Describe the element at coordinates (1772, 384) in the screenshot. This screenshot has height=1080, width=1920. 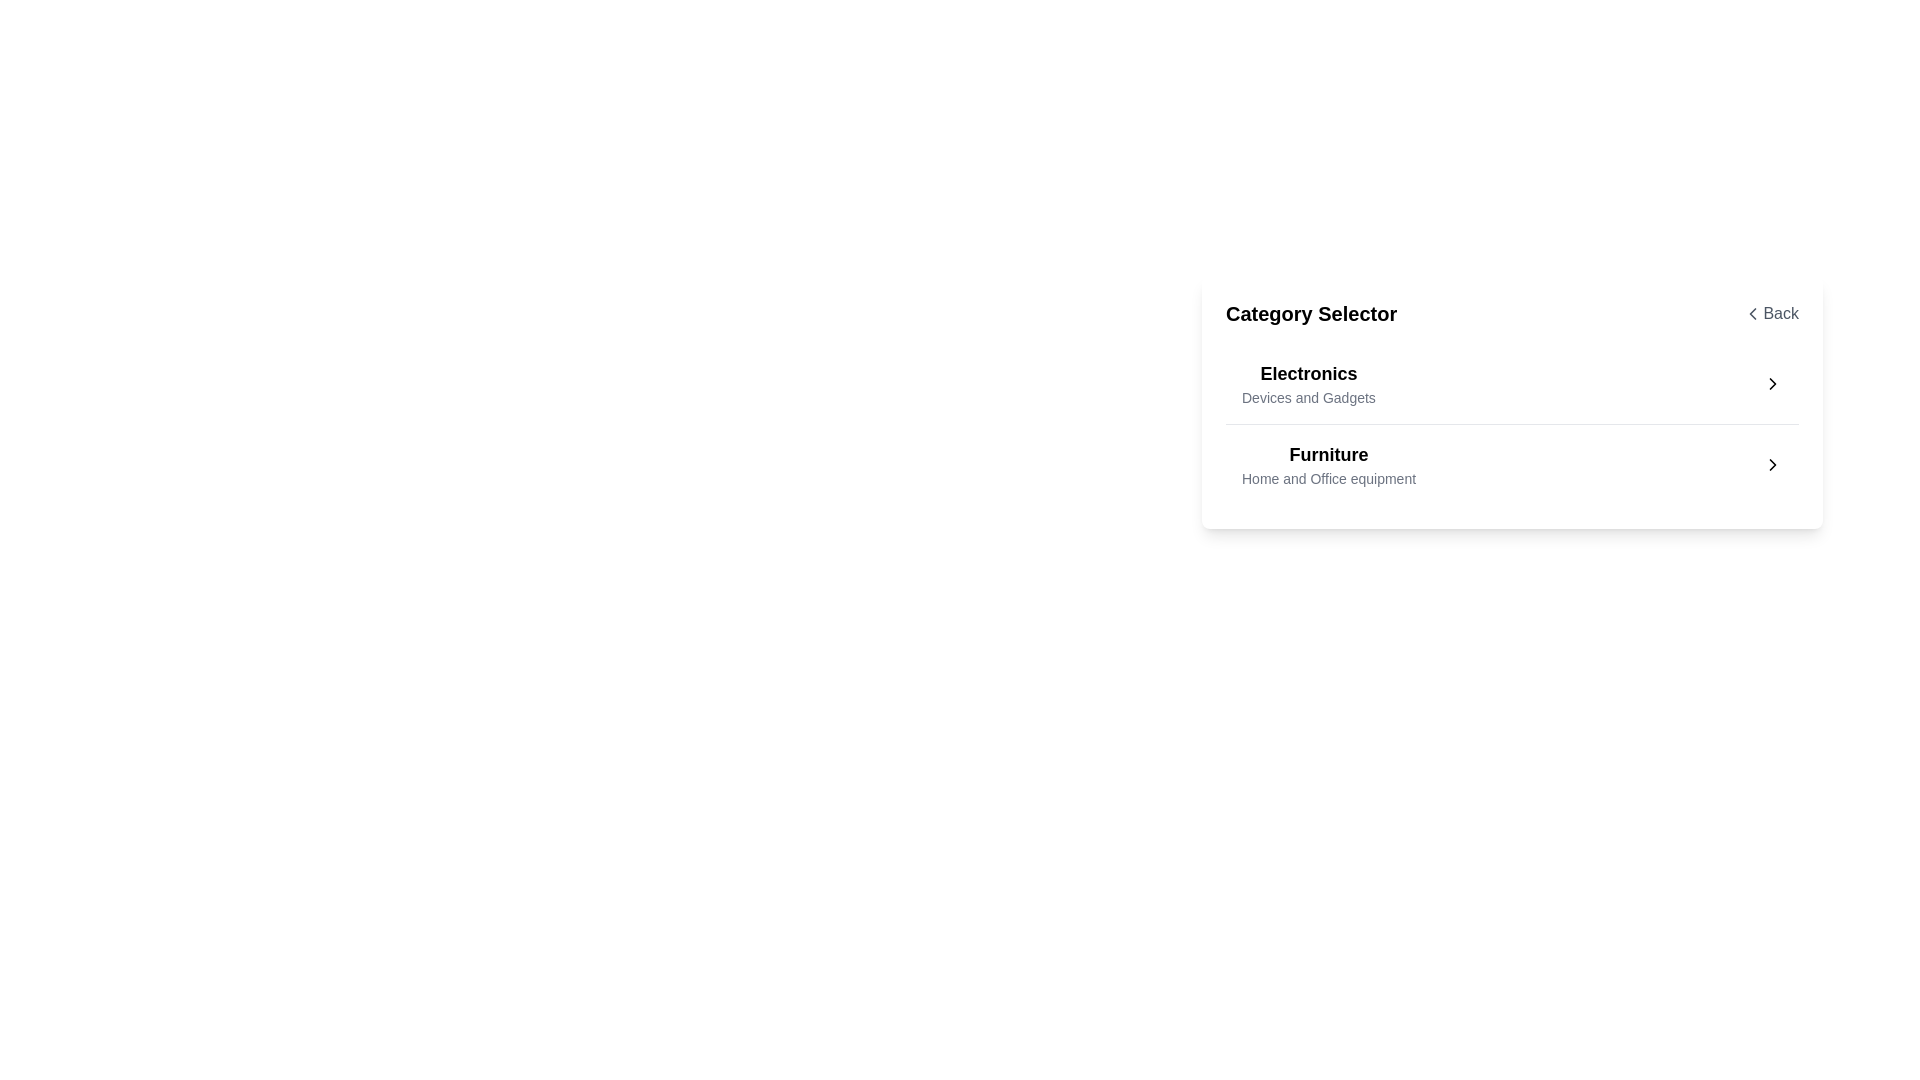
I see `the right-pointing chevron icon of the 'Electronics' entry in the Category Selector` at that location.